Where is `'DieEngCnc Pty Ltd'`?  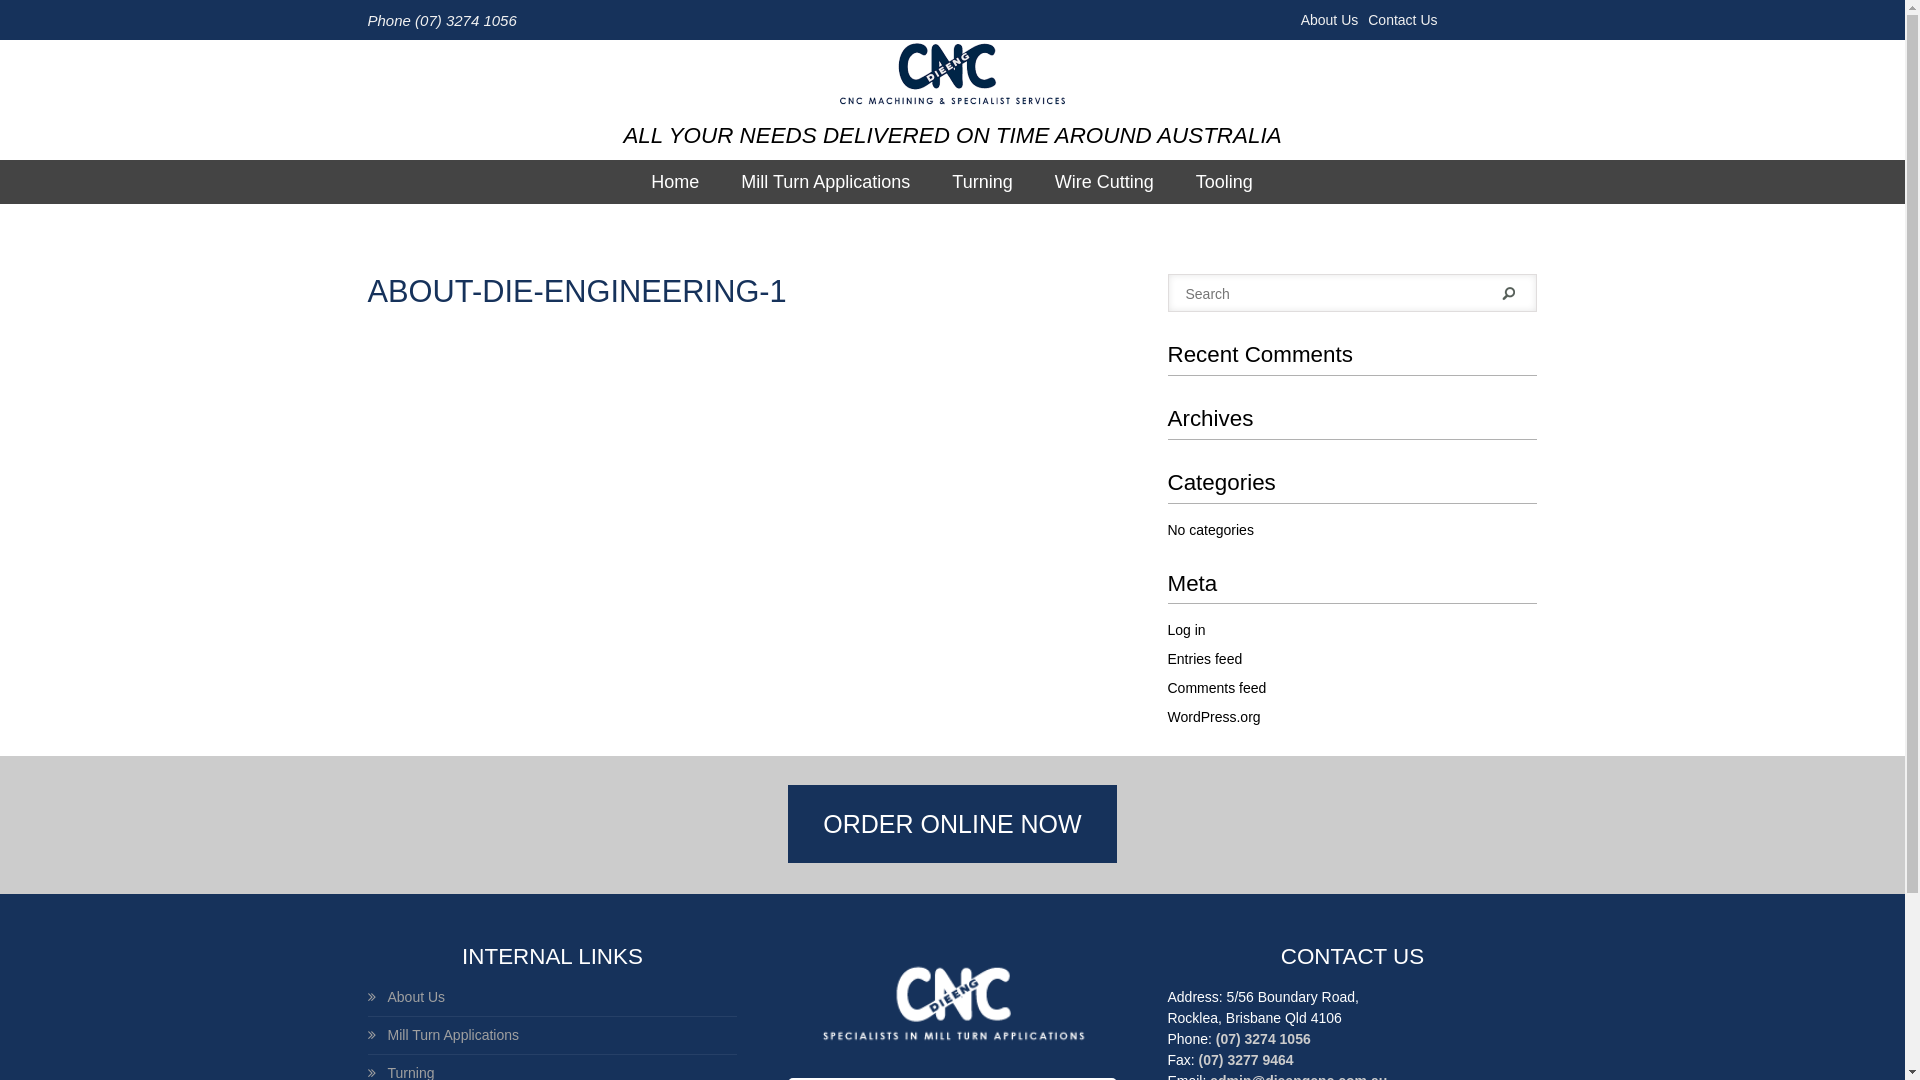 'DieEngCnc Pty Ltd' is located at coordinates (951, 75).